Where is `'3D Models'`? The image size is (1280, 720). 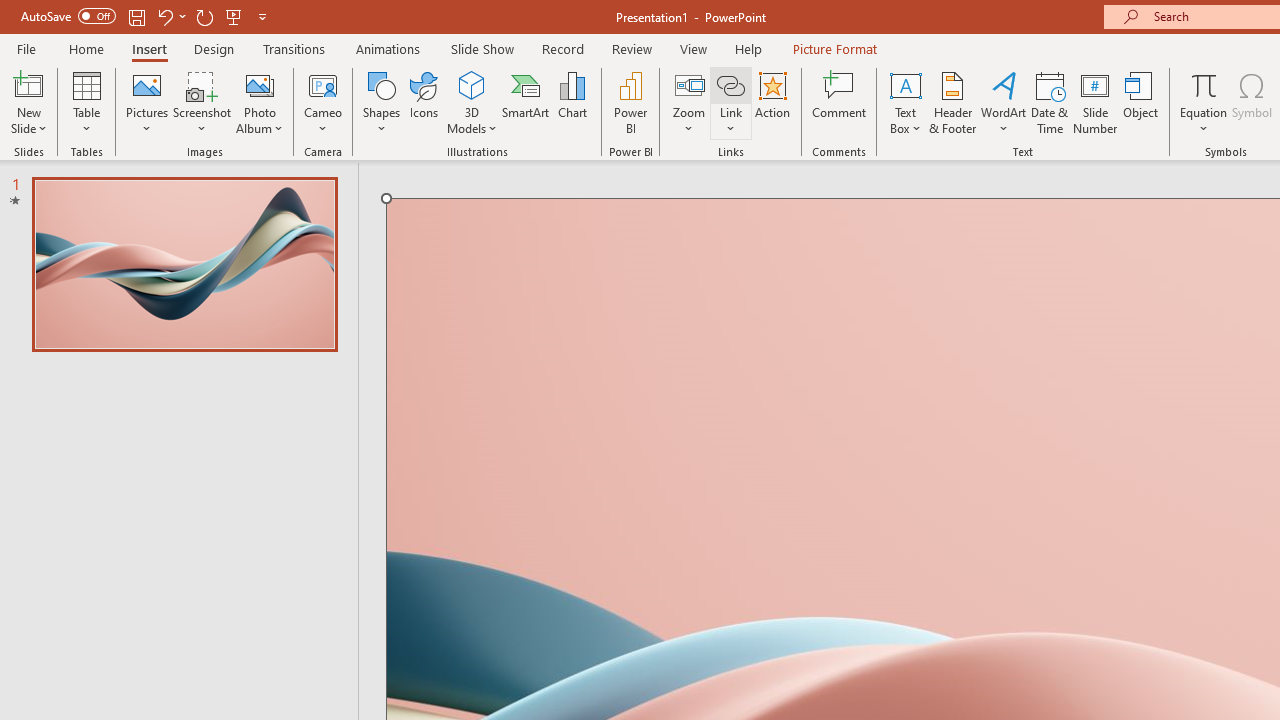 '3D Models' is located at coordinates (471, 103).